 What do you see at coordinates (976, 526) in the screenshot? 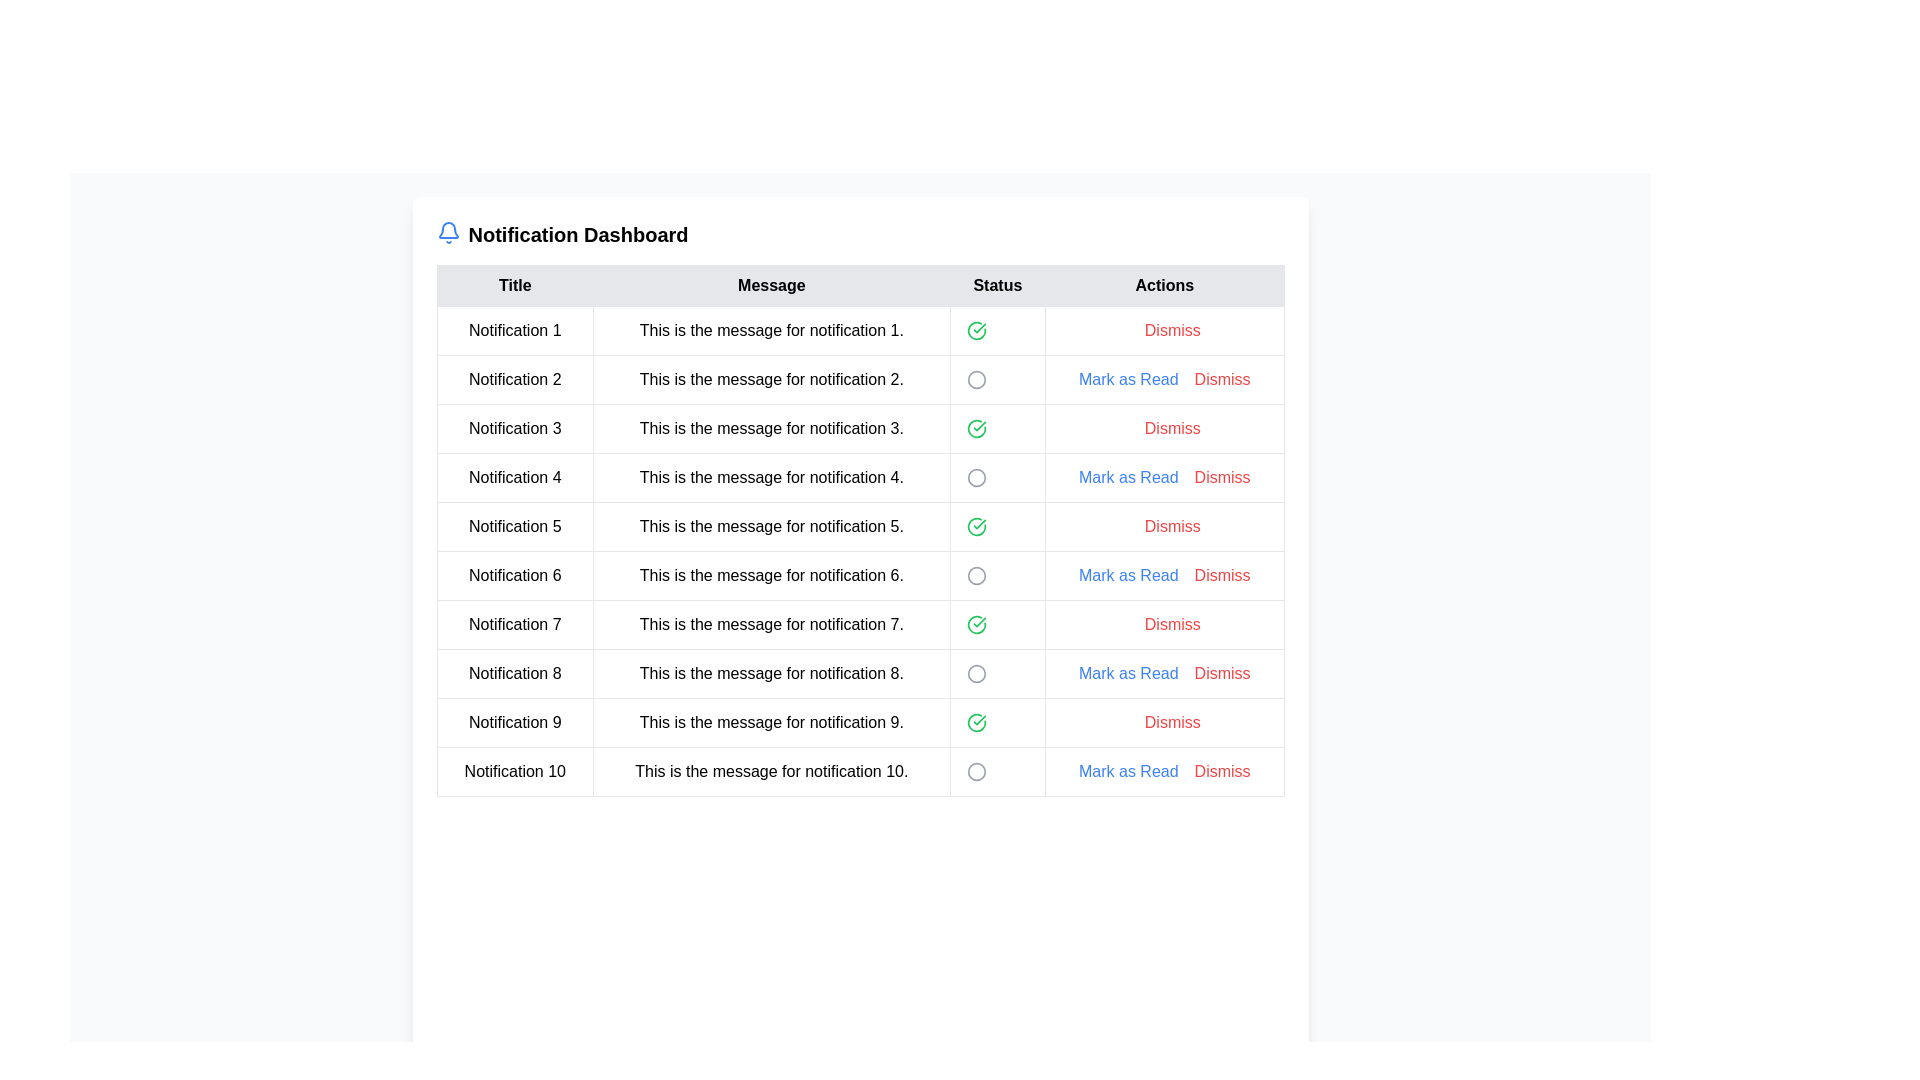
I see `the circular green status indicator icon with a checkmark in the fifth row of the notification table, to the left of the 'Dismiss' button` at bounding box center [976, 526].